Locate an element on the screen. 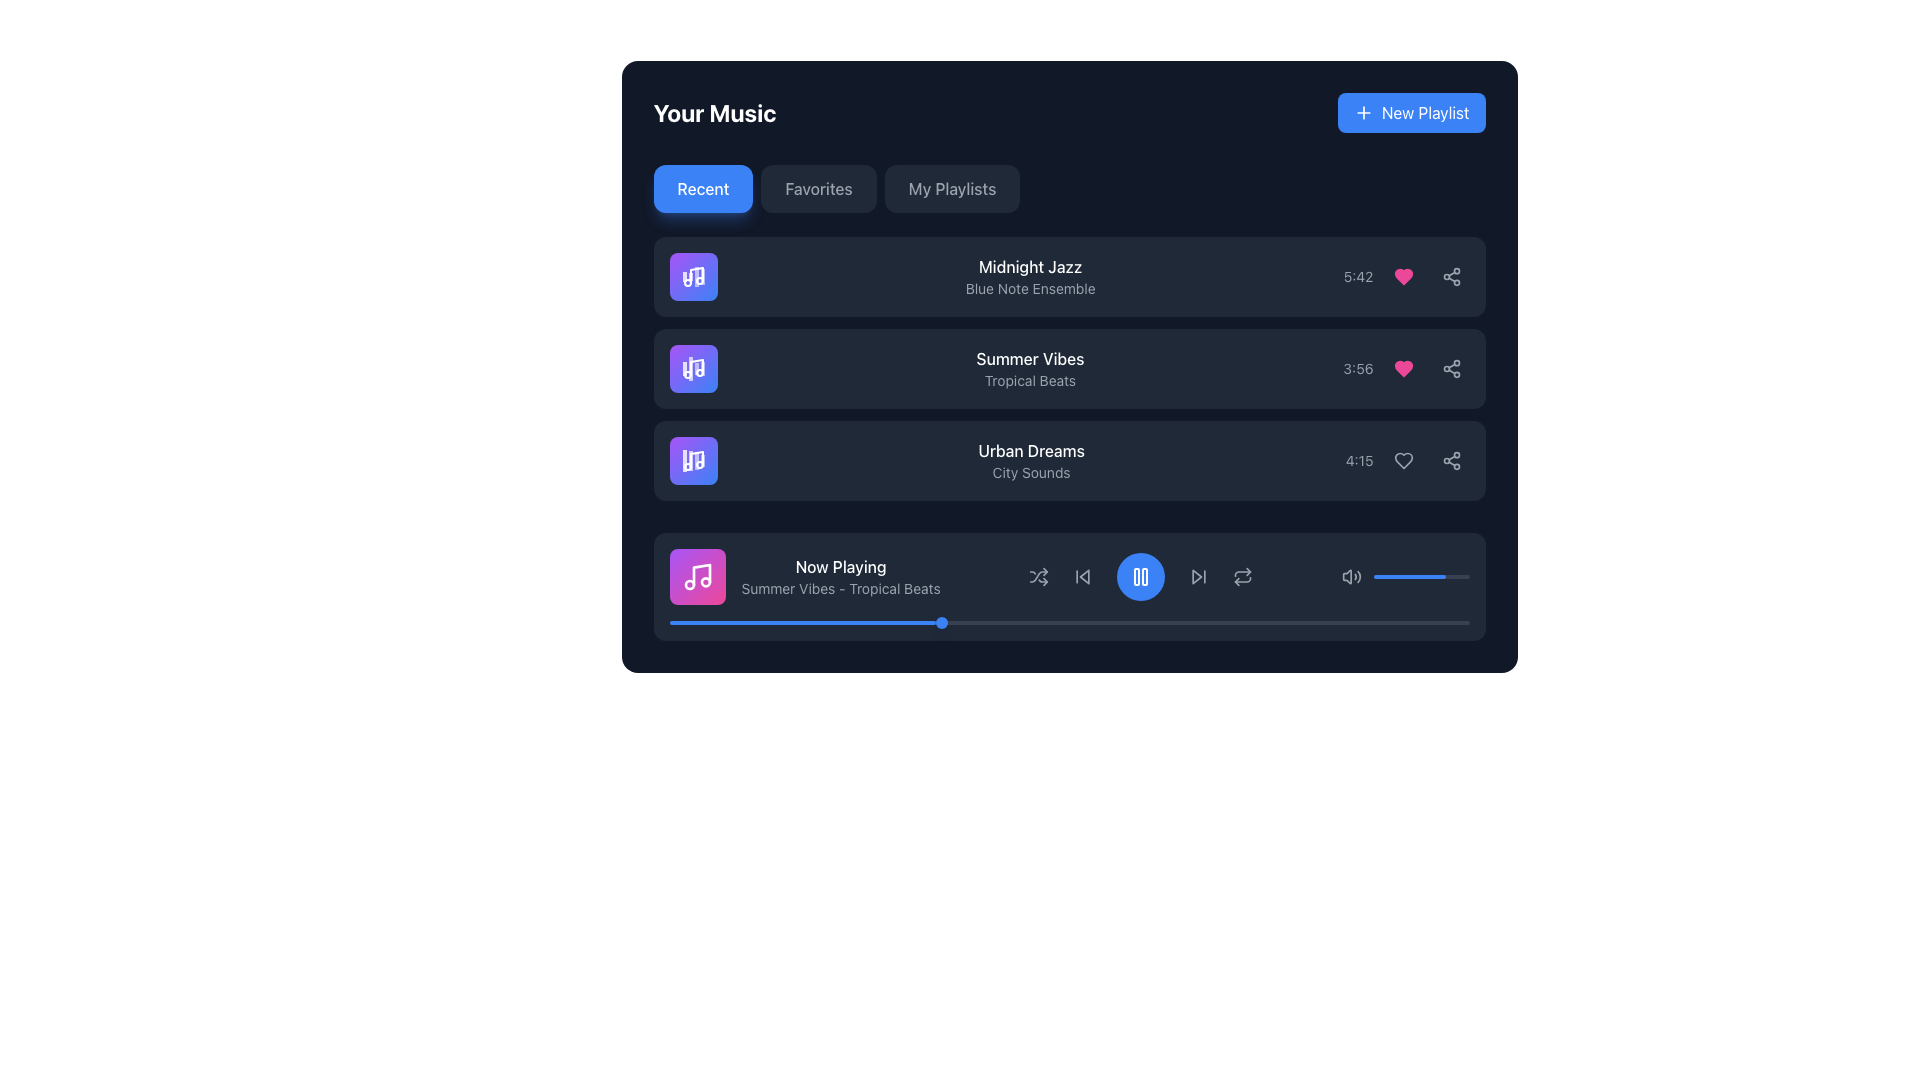 The width and height of the screenshot is (1920, 1080). the animated visualization icon representing the currently playing track, which is located in a purple-to-blue gradient square above the 'Now Playing' text is located at coordinates (693, 461).